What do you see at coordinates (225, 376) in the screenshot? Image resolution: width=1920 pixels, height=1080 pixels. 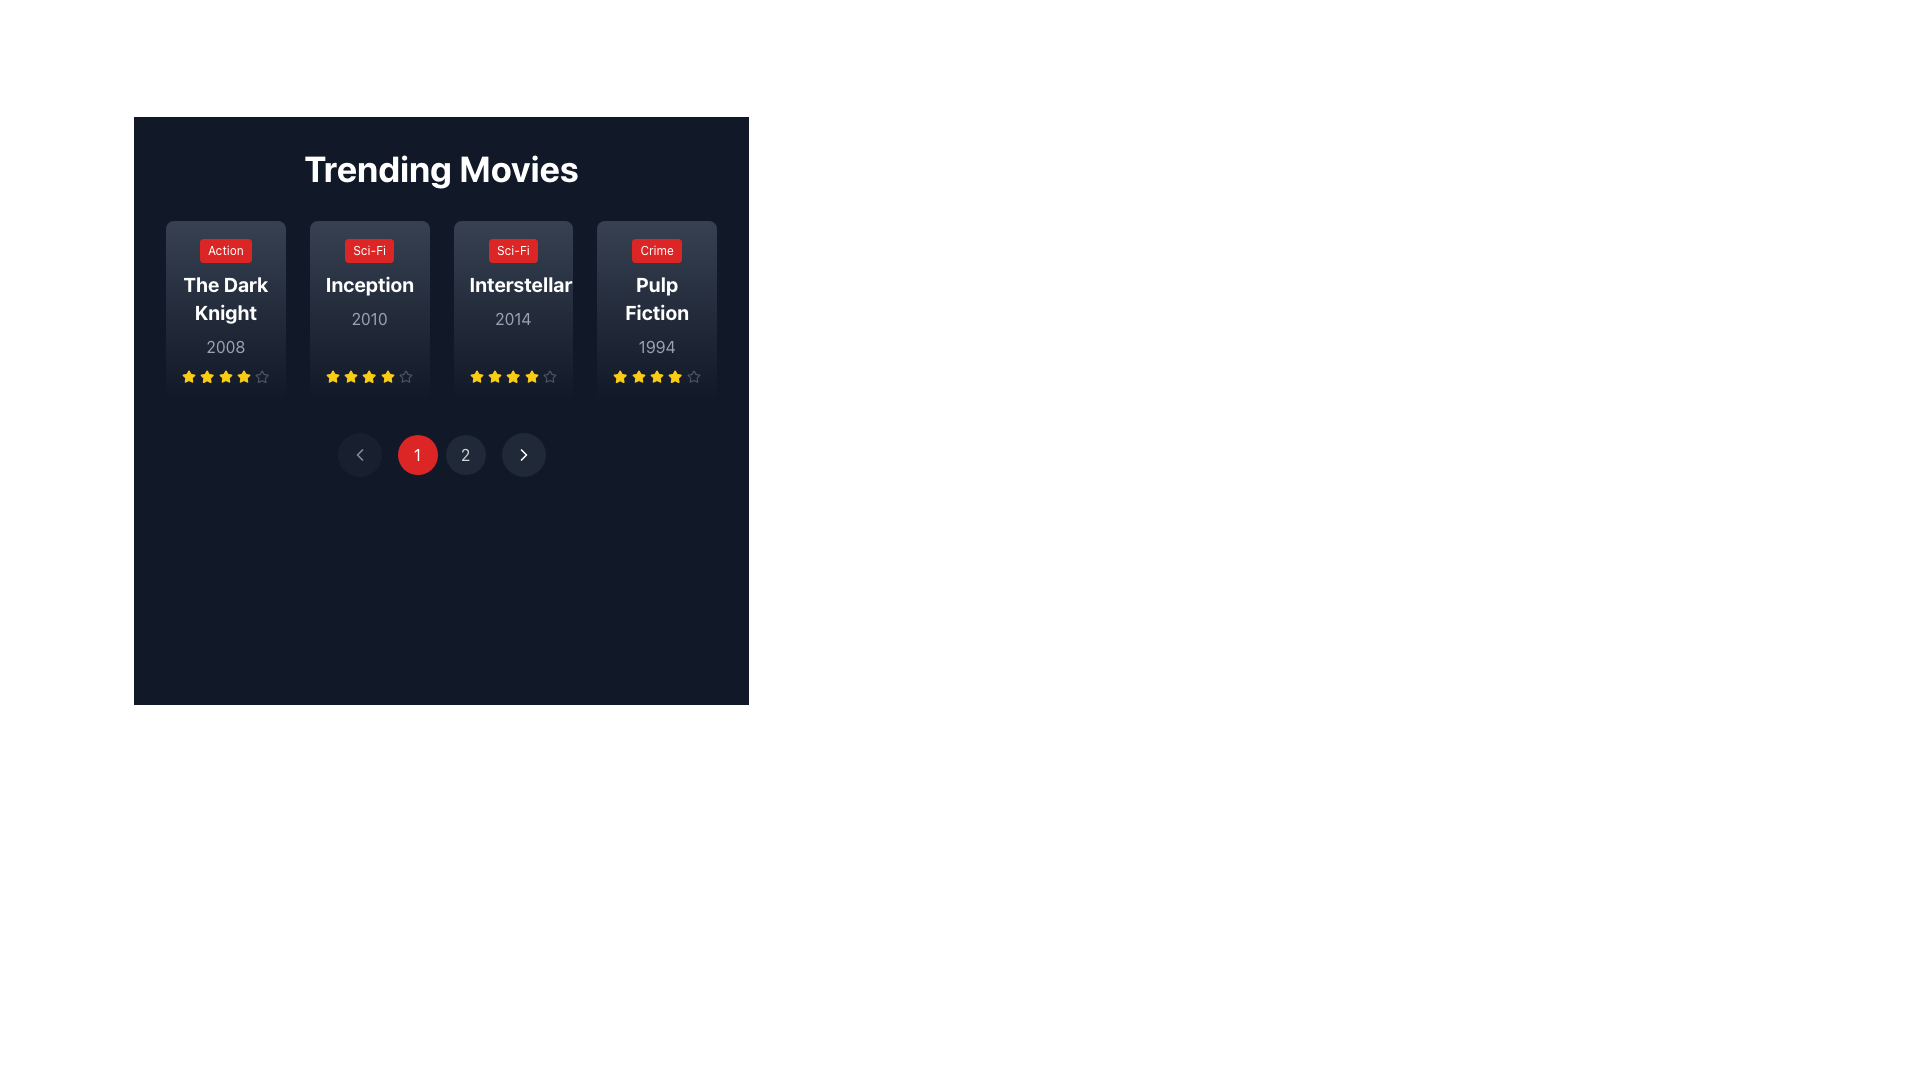 I see `the rating stars for the movie 'The Dark Knight'` at bounding box center [225, 376].